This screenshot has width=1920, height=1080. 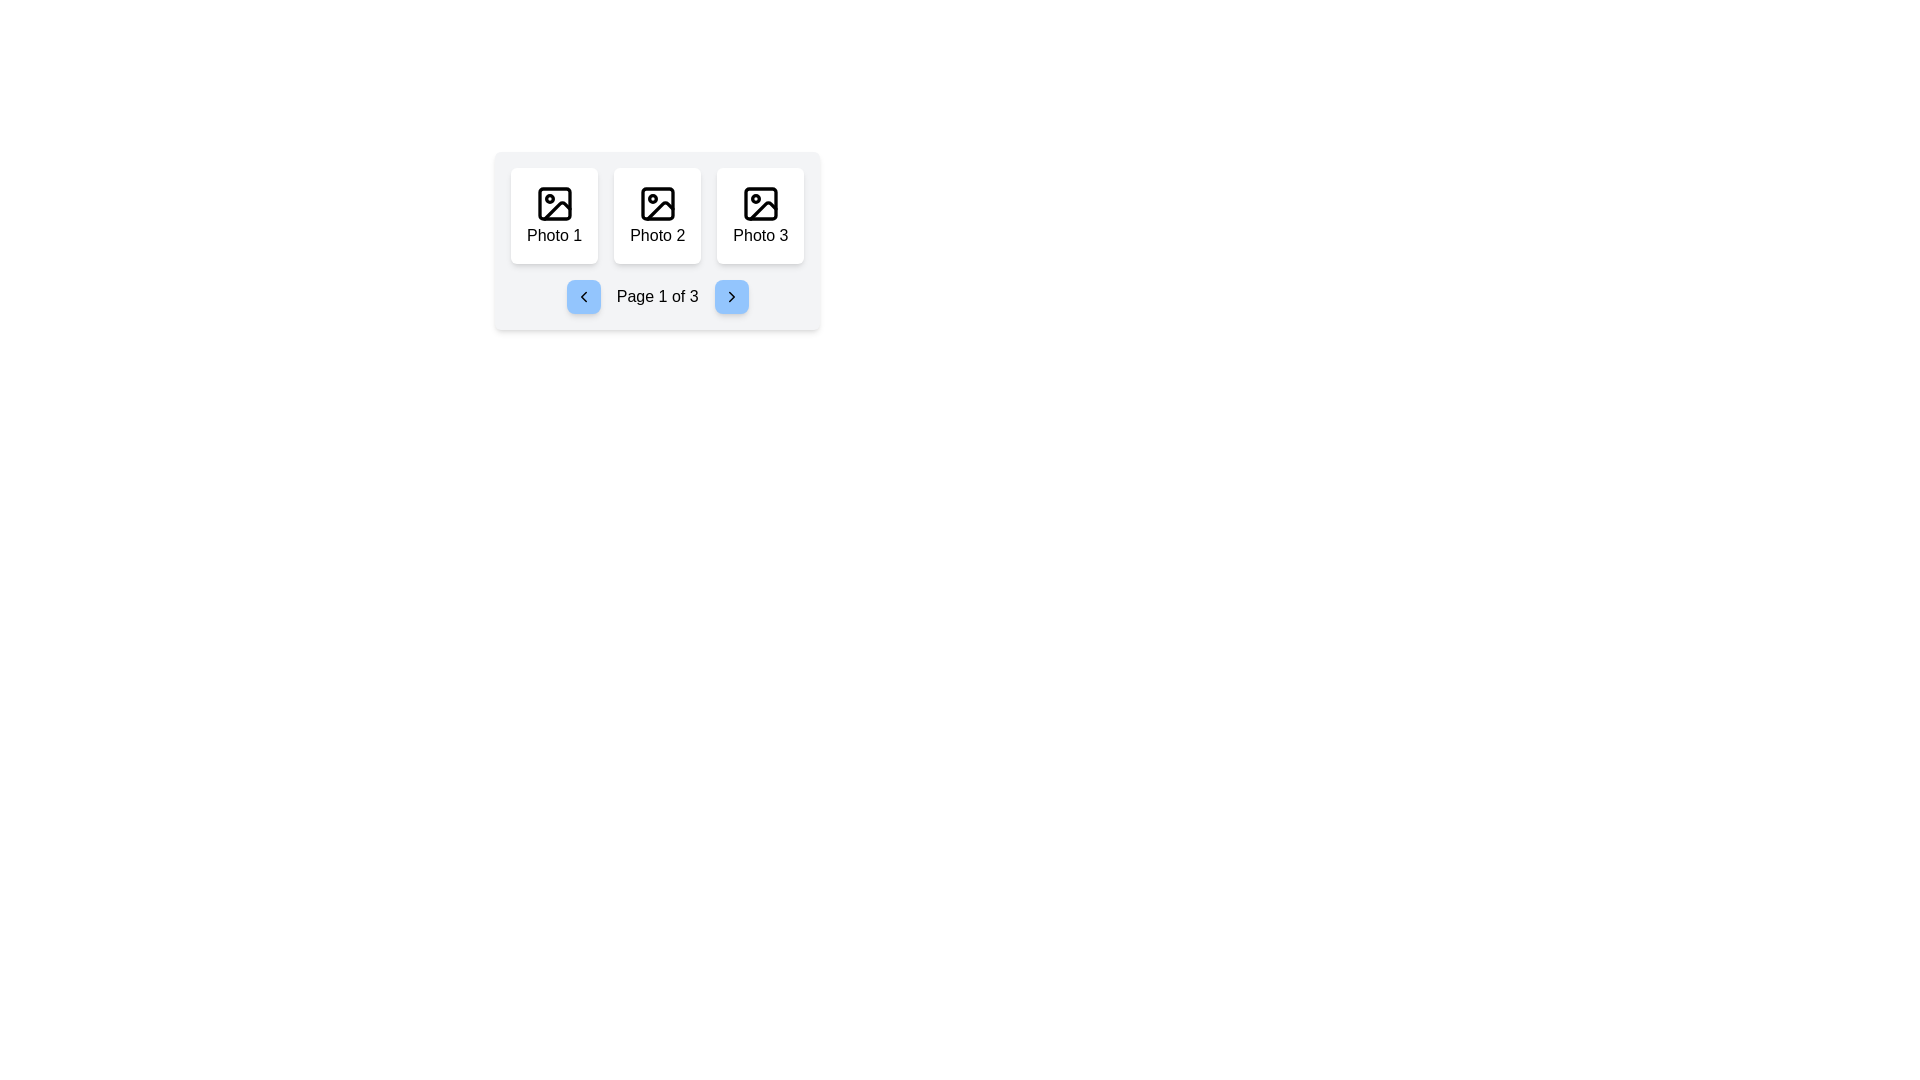 I want to click on the image icon located at the top of the 'Photo 1' card, which represents photo content in the interface, so click(x=554, y=204).